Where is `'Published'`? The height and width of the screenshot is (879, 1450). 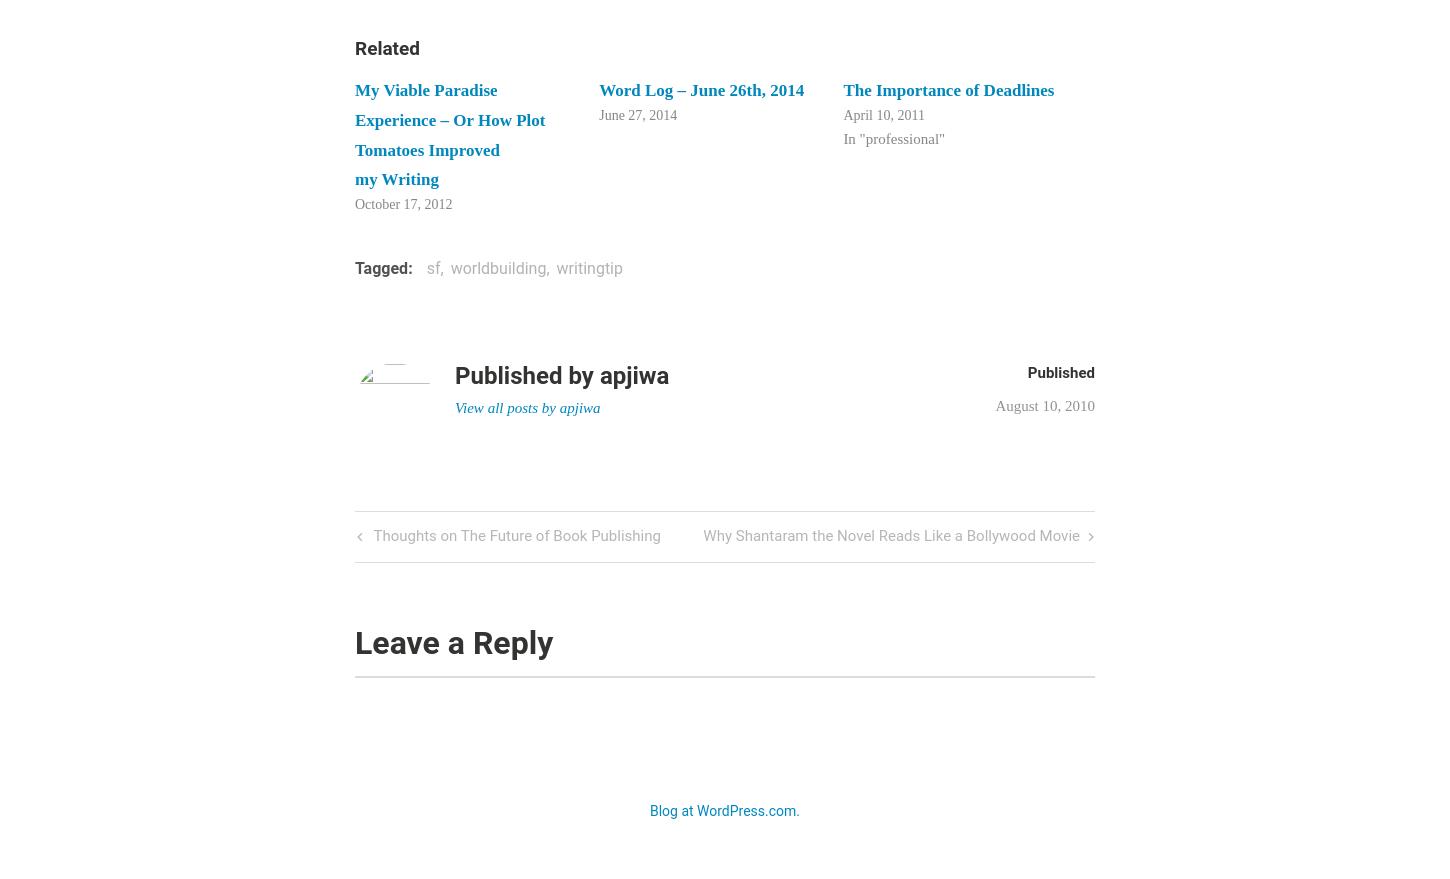
'Published' is located at coordinates (1060, 372).